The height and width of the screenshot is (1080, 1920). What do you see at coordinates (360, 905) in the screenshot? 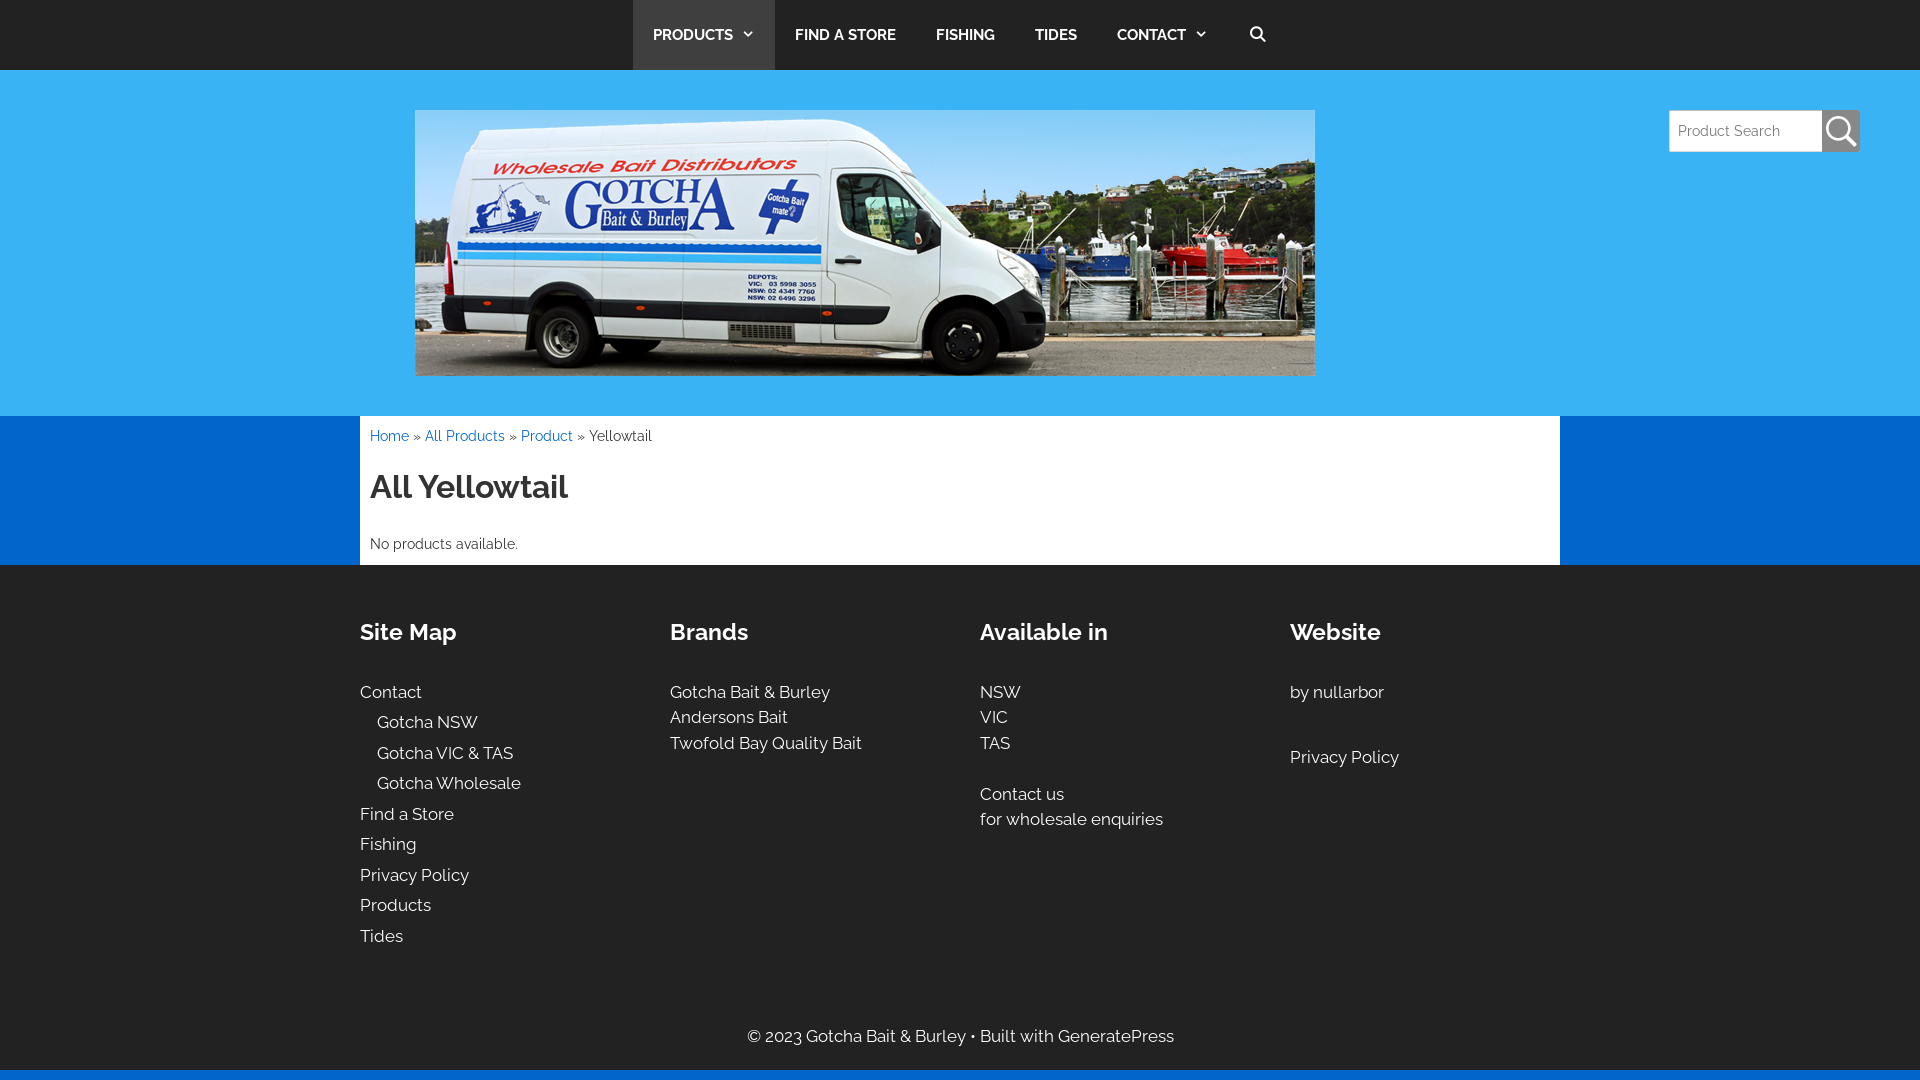
I see `'Products'` at bounding box center [360, 905].